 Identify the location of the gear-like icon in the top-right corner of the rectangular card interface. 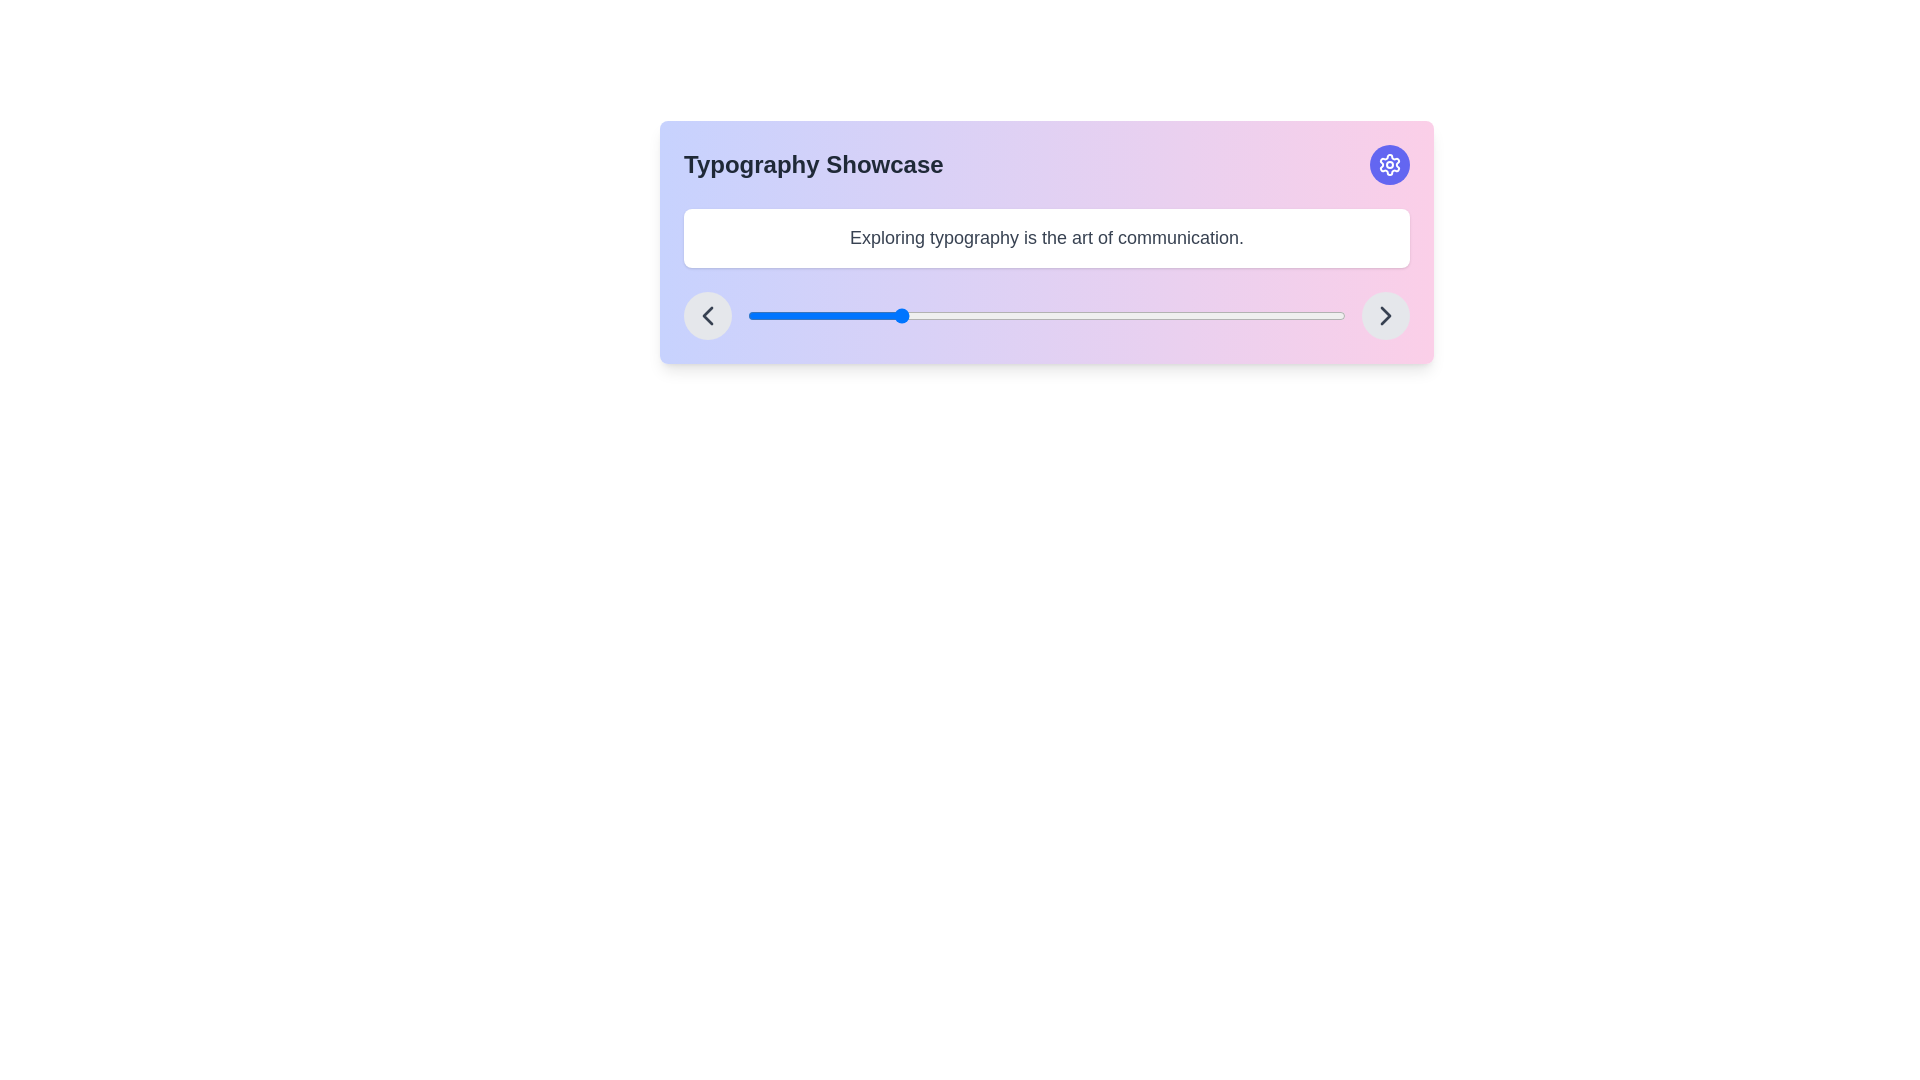
(1389, 164).